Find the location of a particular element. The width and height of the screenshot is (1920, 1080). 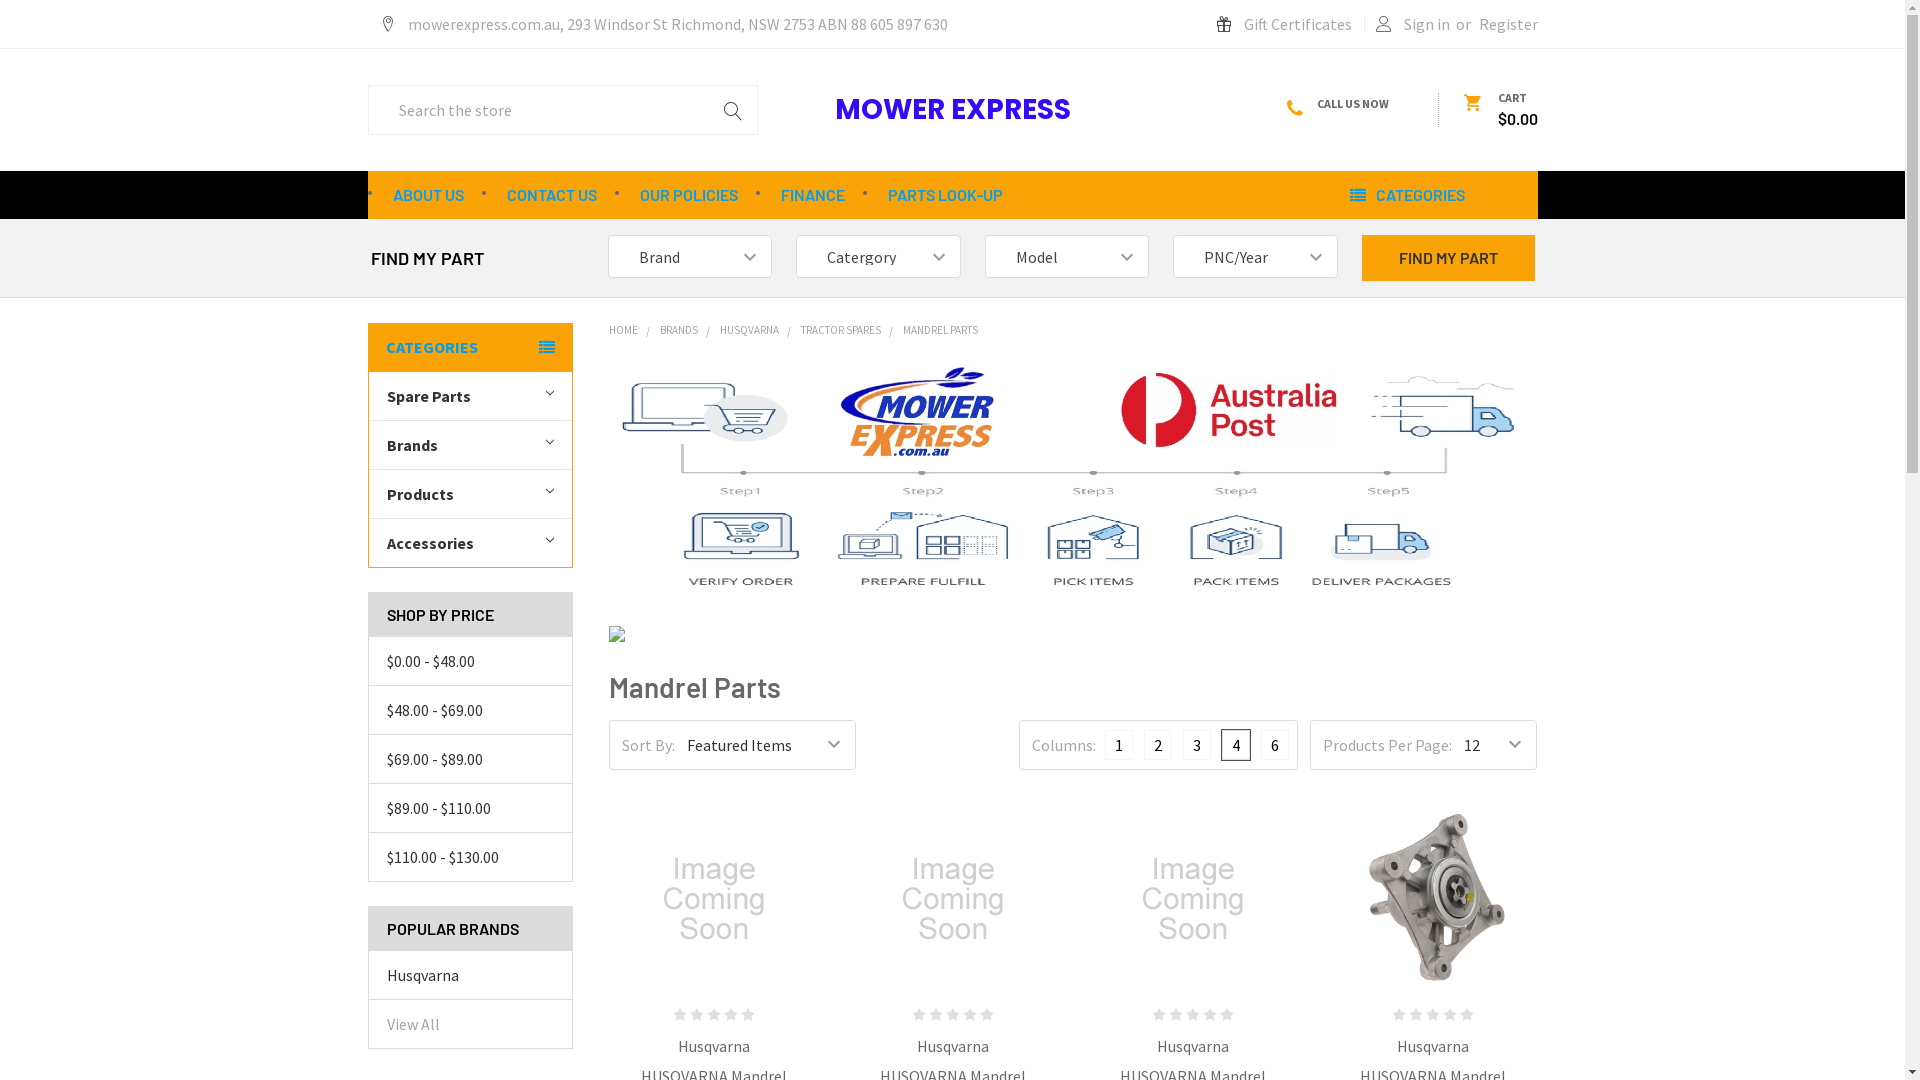

'BRANDS' is located at coordinates (678, 329).